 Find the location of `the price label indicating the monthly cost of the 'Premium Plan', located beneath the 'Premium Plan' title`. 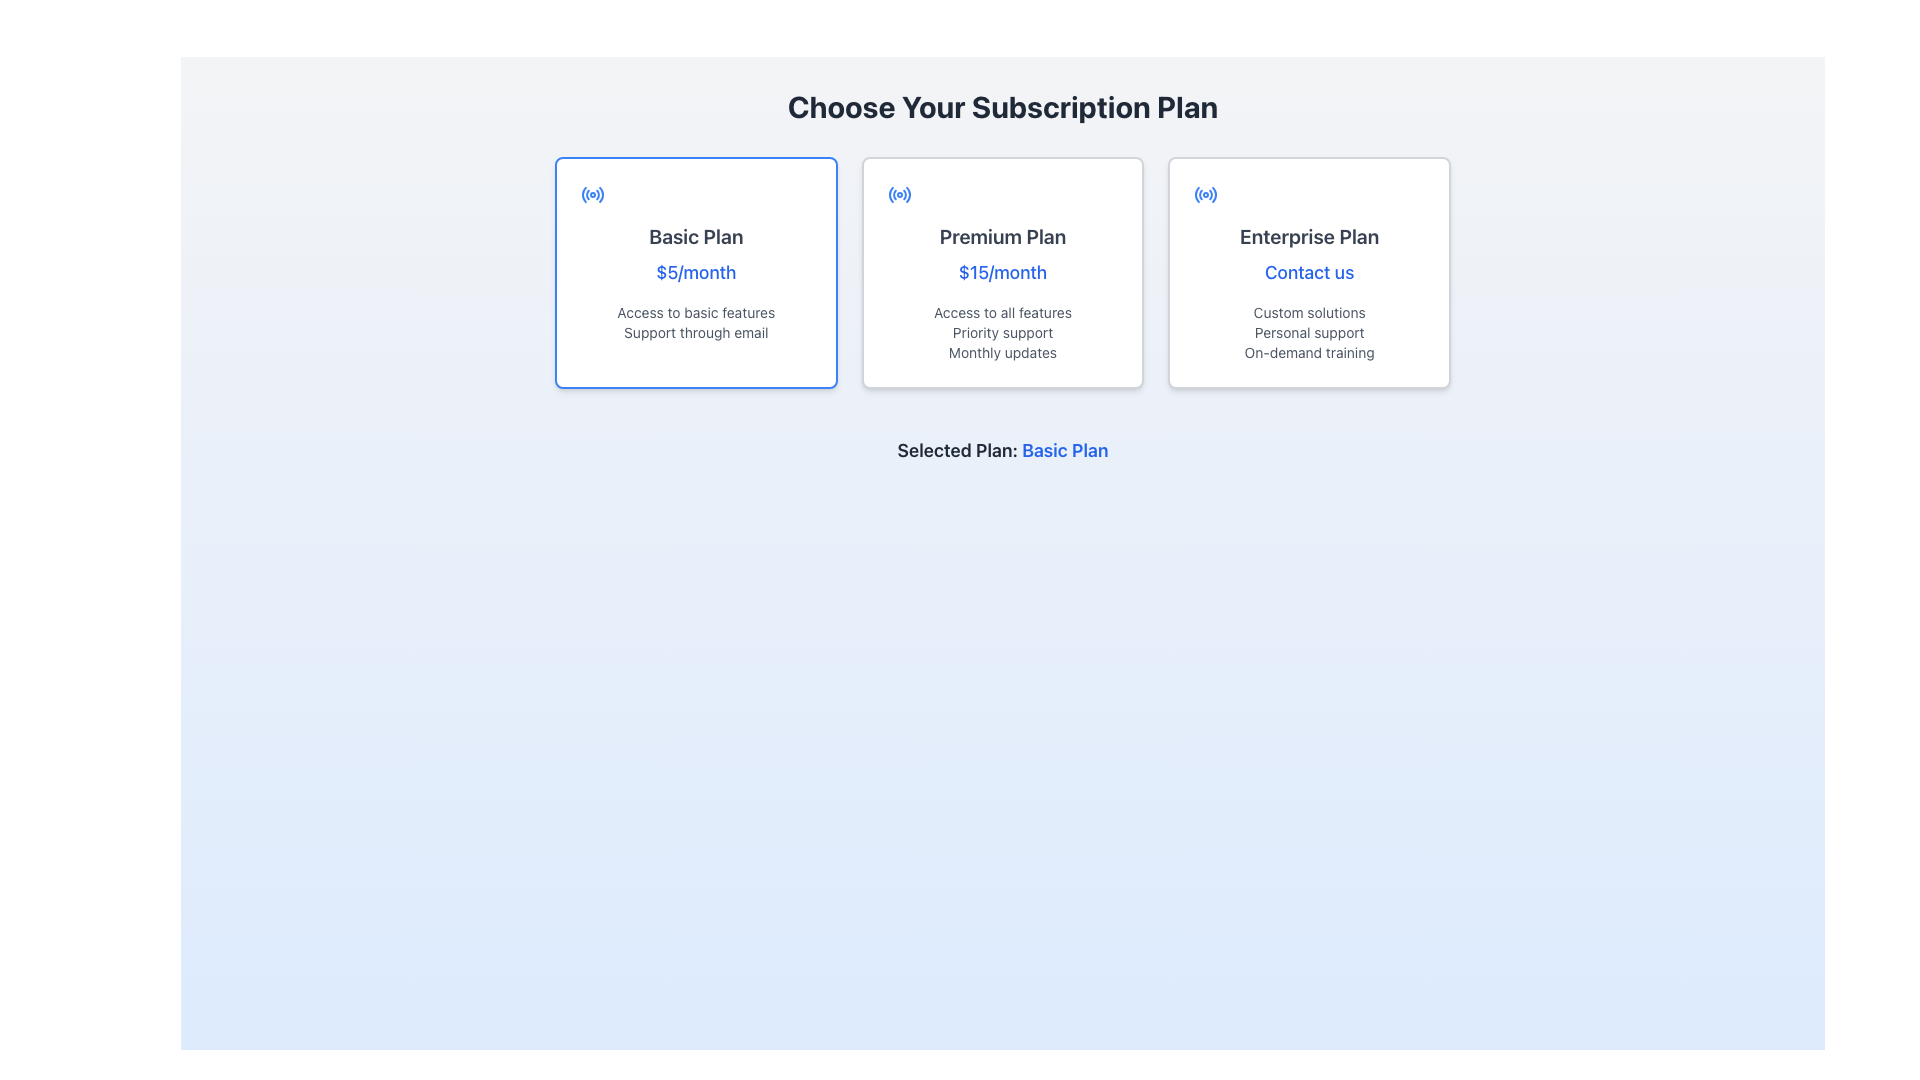

the price label indicating the monthly cost of the 'Premium Plan', located beneath the 'Premium Plan' title is located at coordinates (1003, 273).